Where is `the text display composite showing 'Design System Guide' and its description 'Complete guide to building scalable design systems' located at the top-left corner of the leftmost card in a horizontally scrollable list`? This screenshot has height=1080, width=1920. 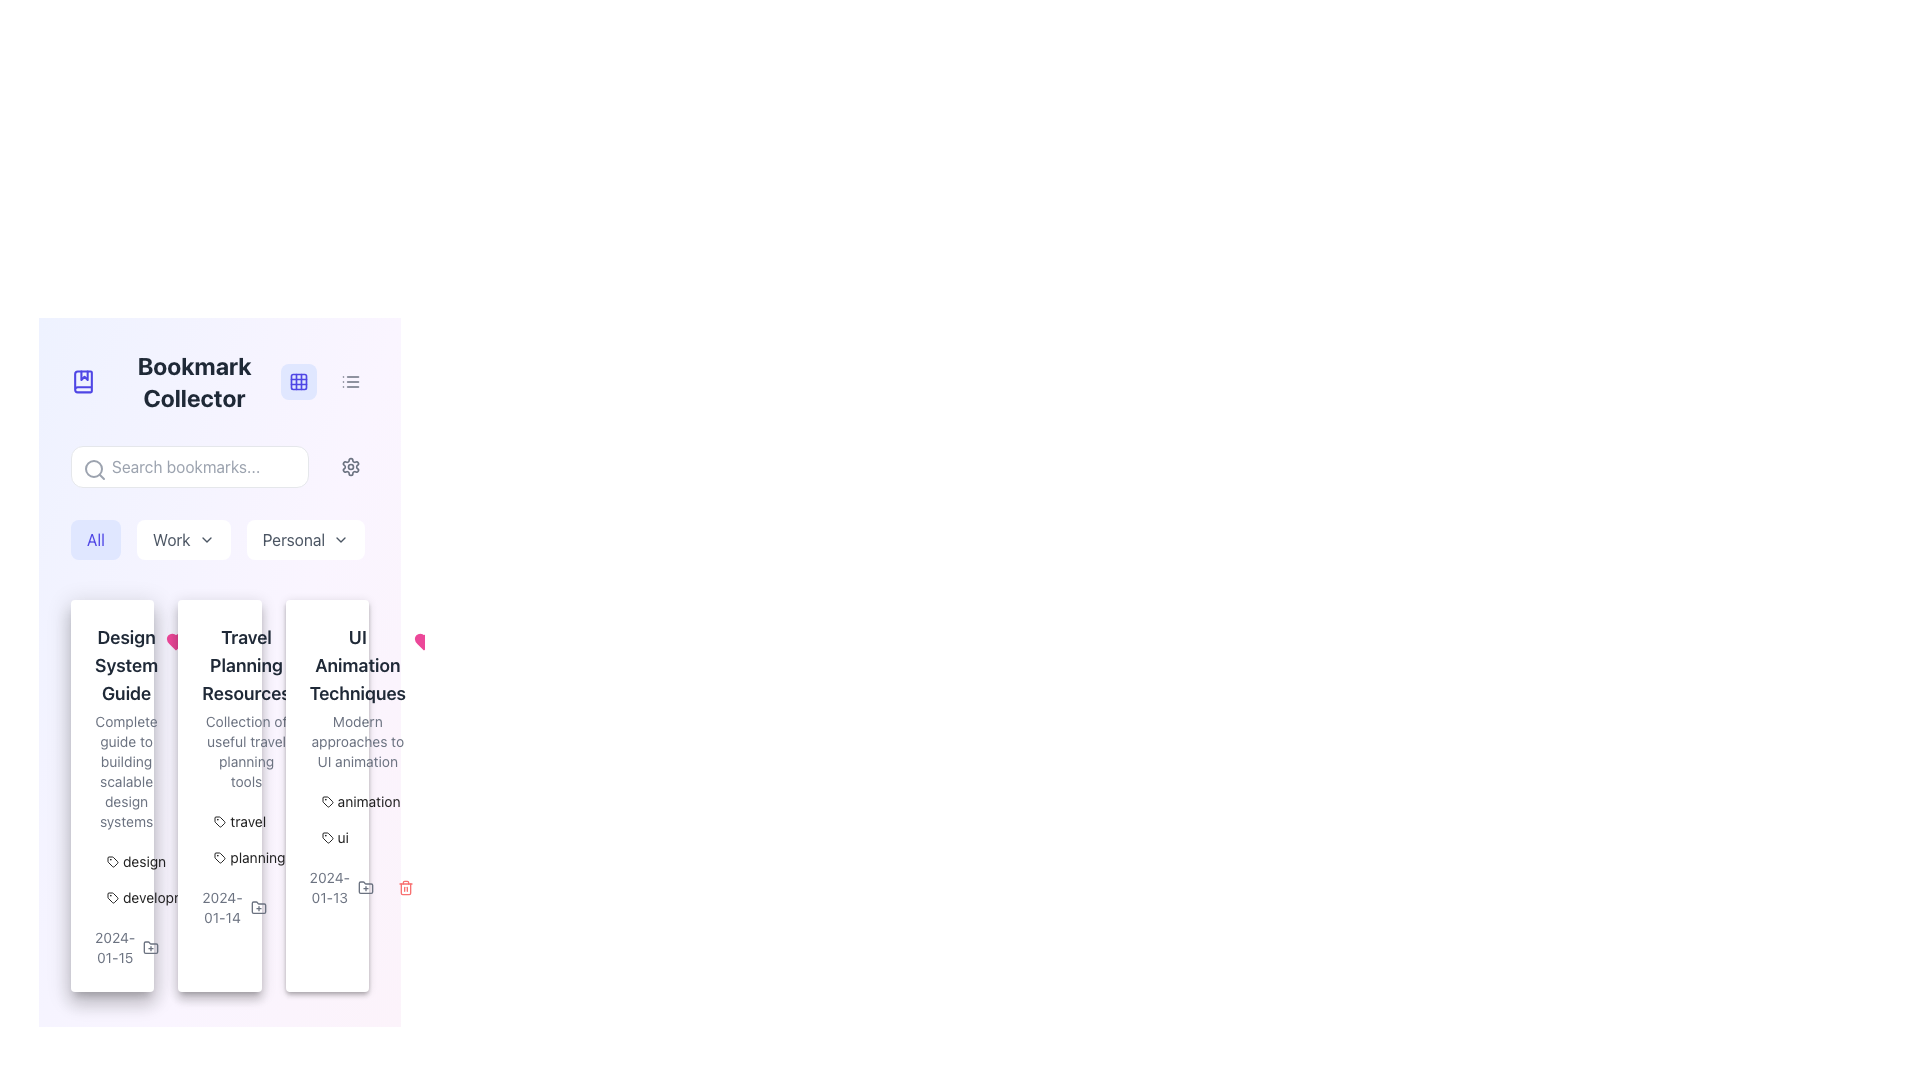 the text display composite showing 'Design System Guide' and its description 'Complete guide to building scalable design systems' located at the top-left corner of the leftmost card in a horizontally scrollable list is located at coordinates (111, 728).